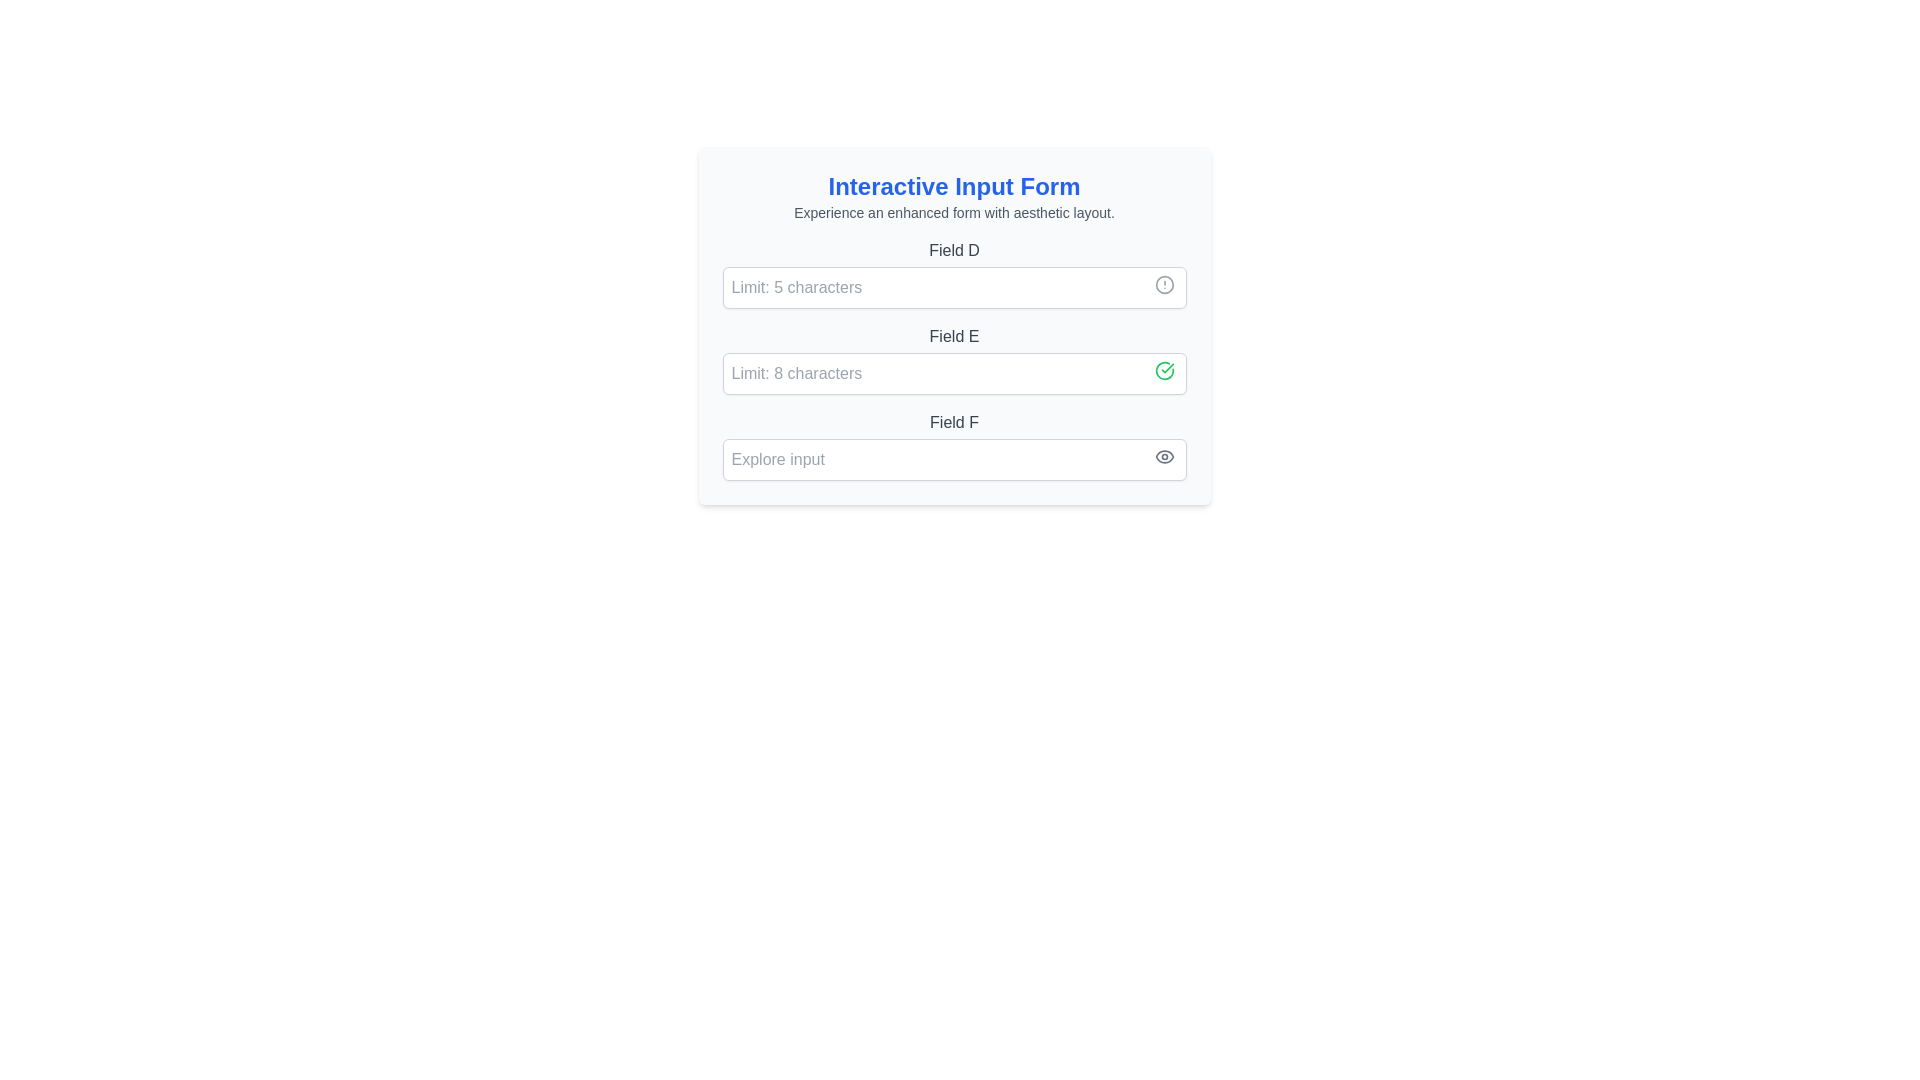 The image size is (1920, 1080). What do you see at coordinates (1164, 456) in the screenshot?
I see `the eye icon located at the far-right of the text input field labeled 'Field F' for more information` at bounding box center [1164, 456].